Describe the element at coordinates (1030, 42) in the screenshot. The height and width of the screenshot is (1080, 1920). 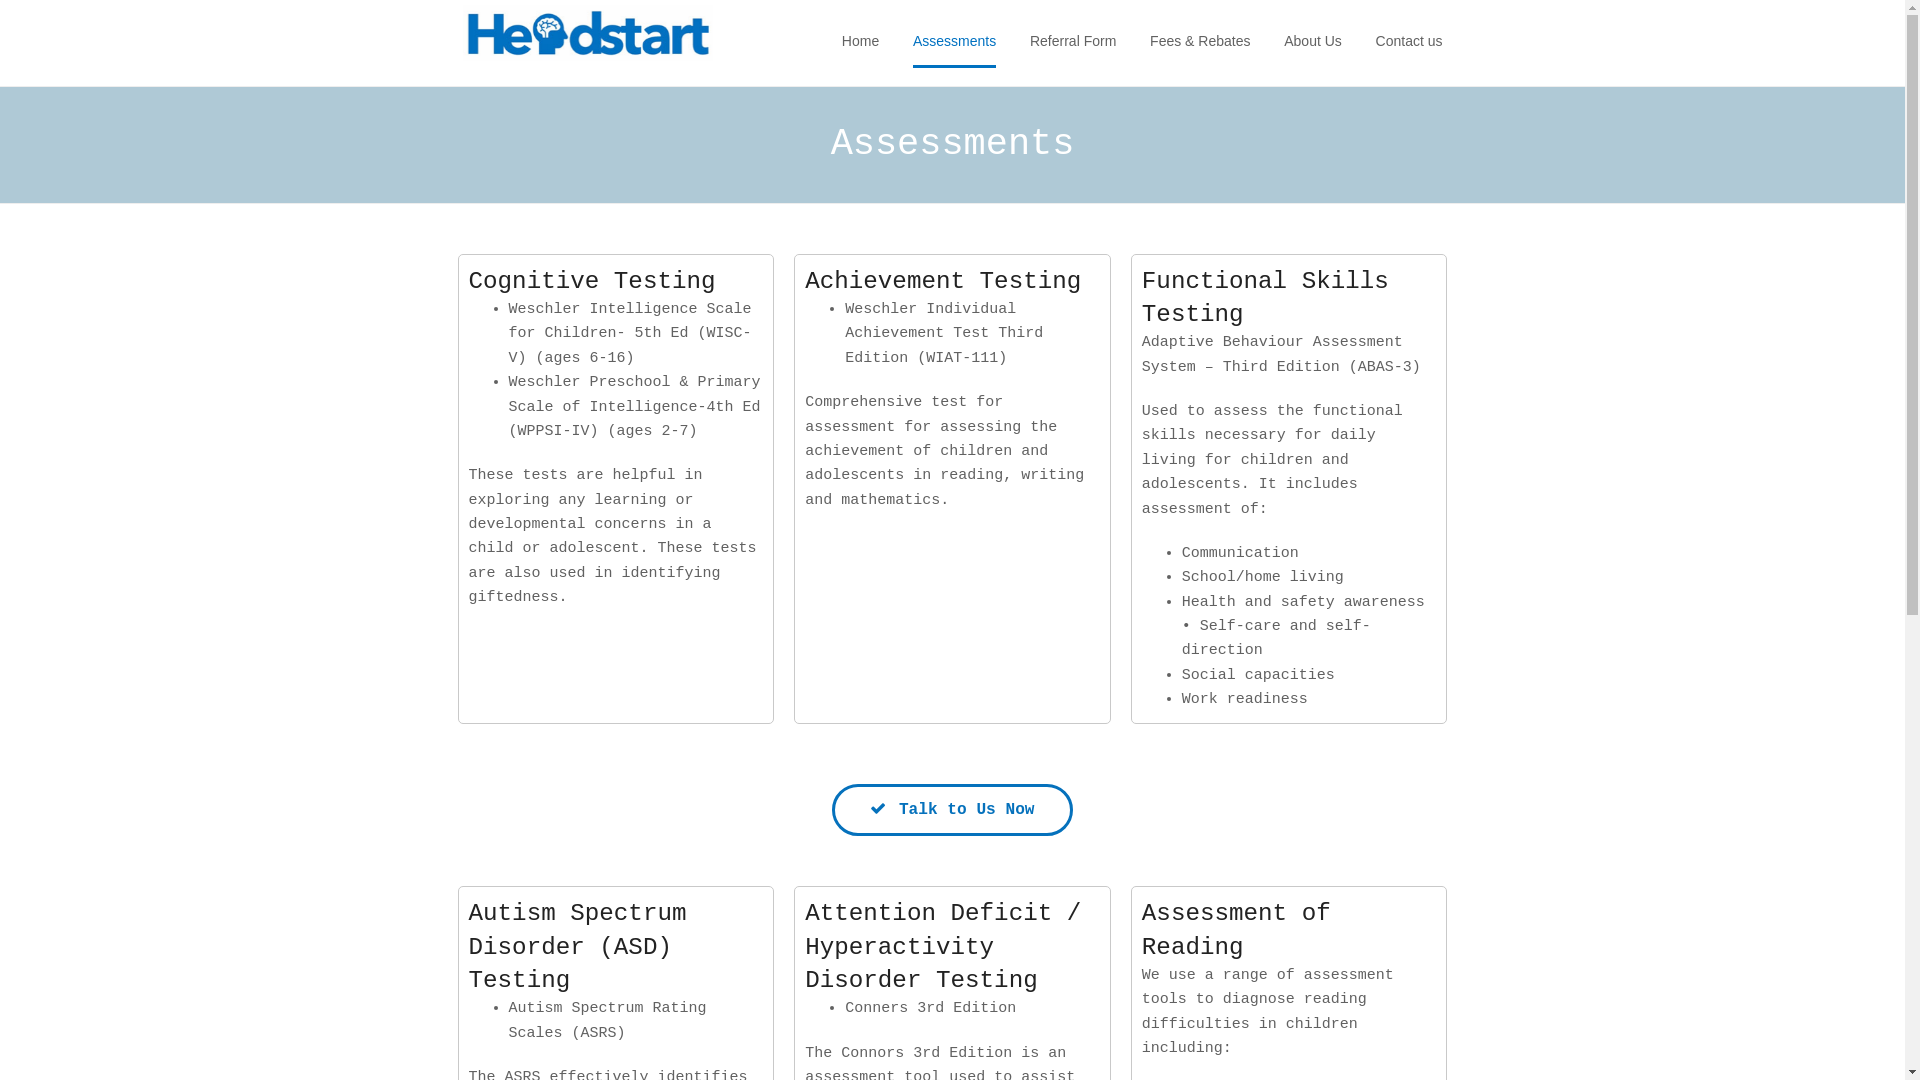
I see `'Referral Form'` at that location.